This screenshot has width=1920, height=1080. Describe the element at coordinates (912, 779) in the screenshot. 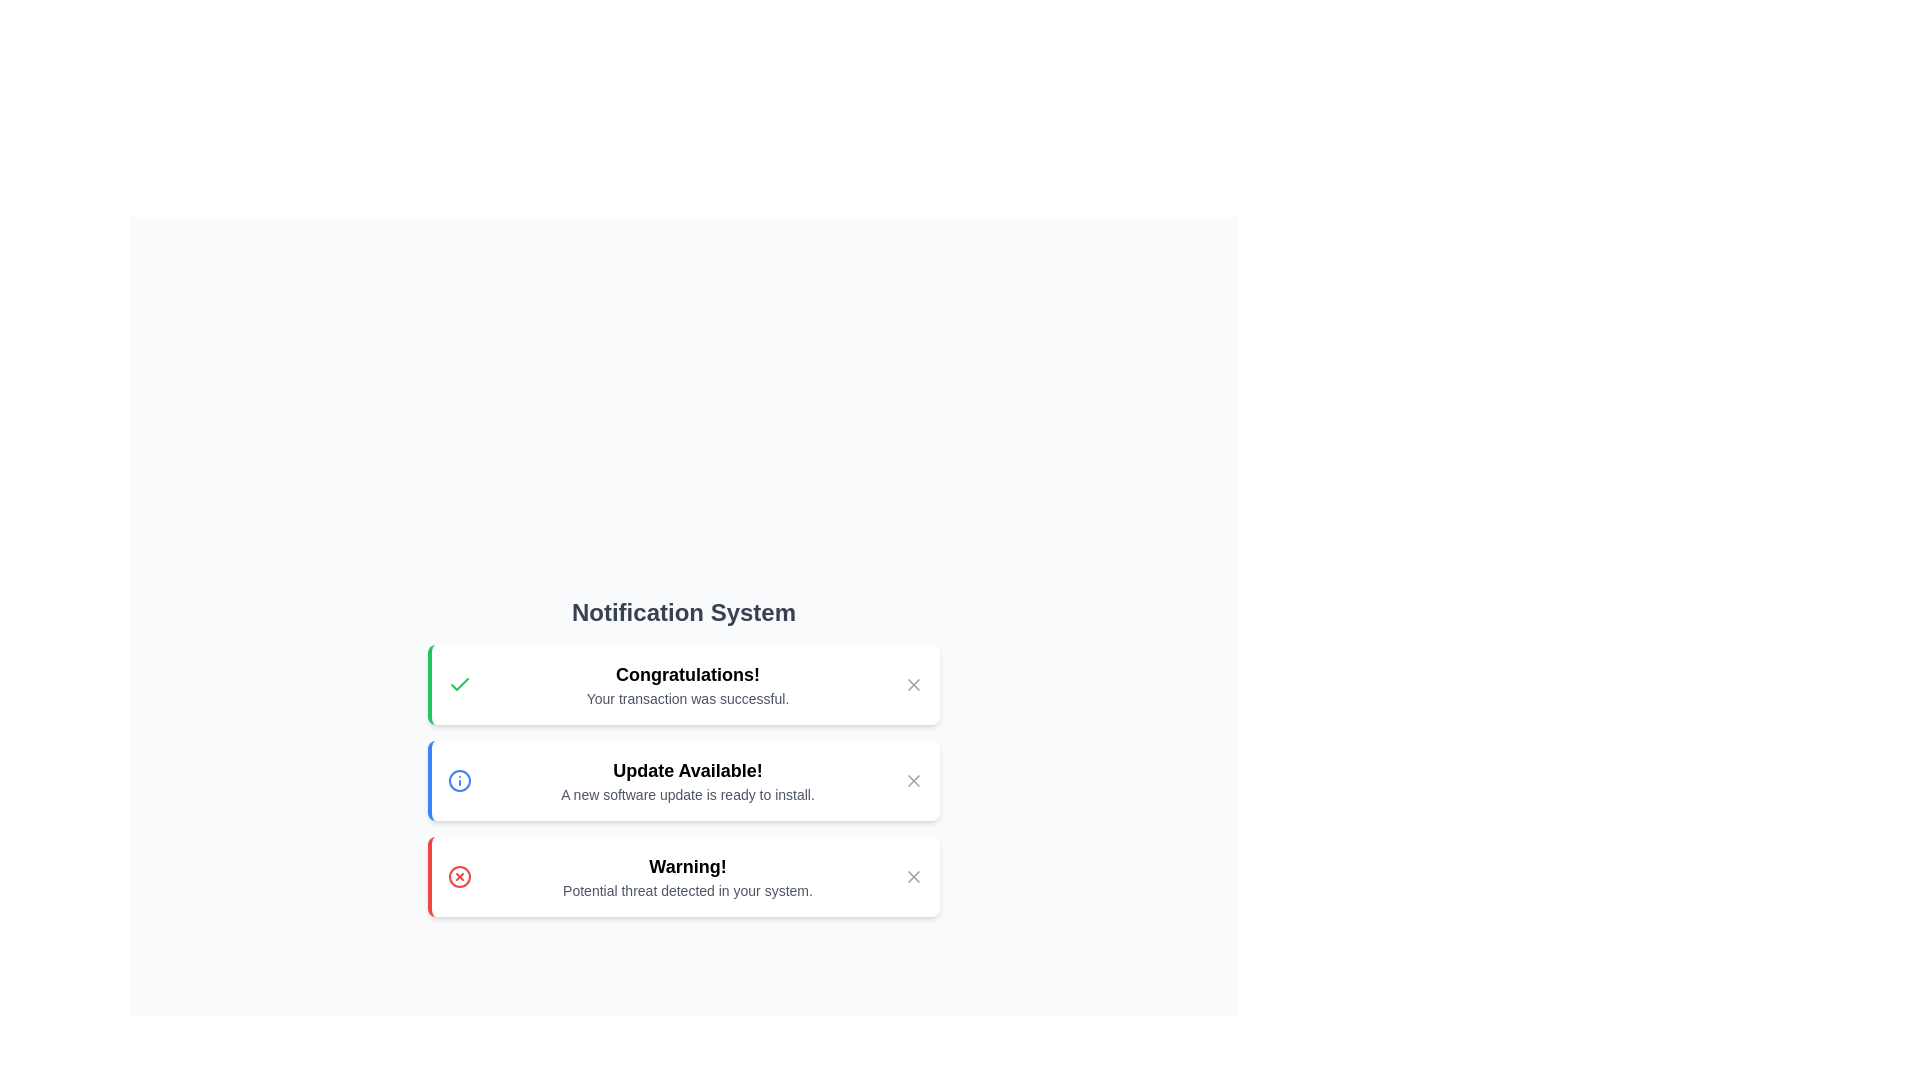

I see `the Close icon (SVG graphic) in the top-right corner of the 'Update Available!' notification box` at that location.